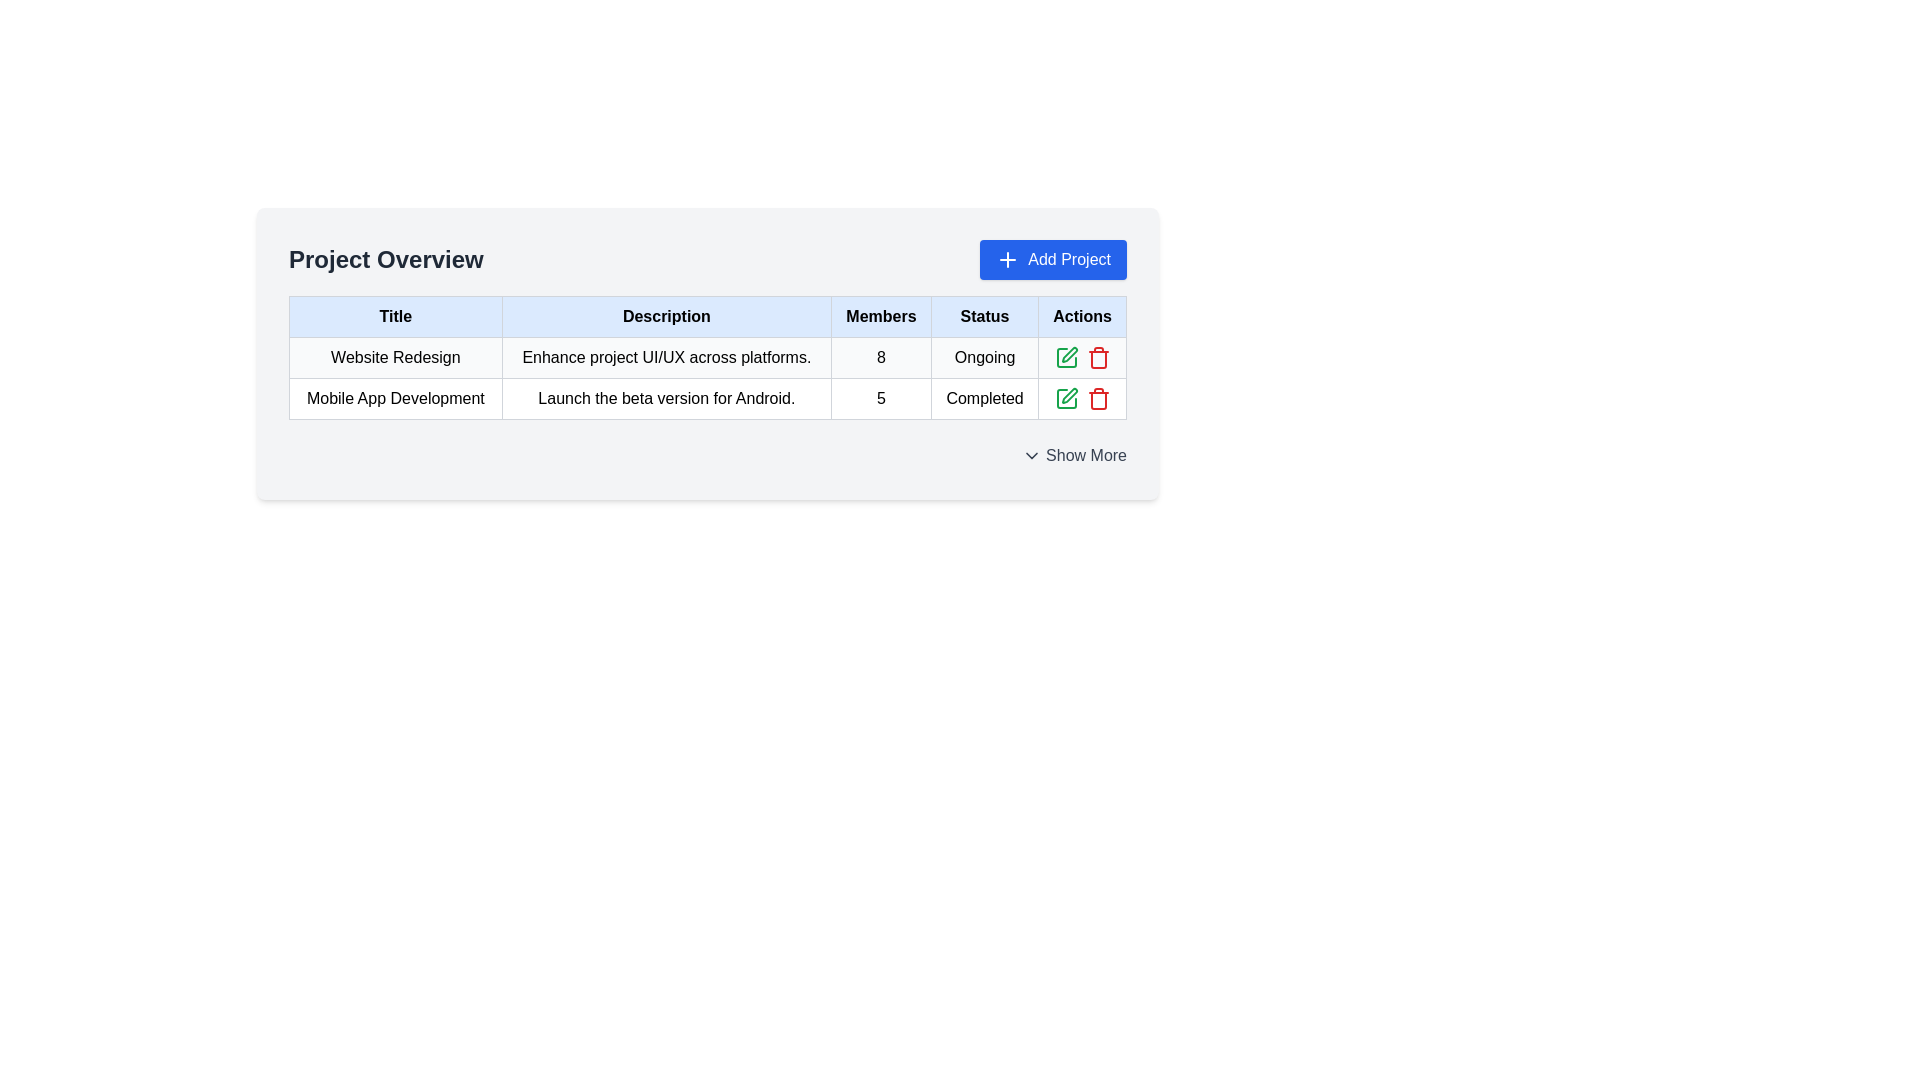 The height and width of the screenshot is (1080, 1920). What do you see at coordinates (880, 398) in the screenshot?
I see `the static text cell displaying numerical information for the 'Mobile App Development' project in the 'Members' column of the second row` at bounding box center [880, 398].